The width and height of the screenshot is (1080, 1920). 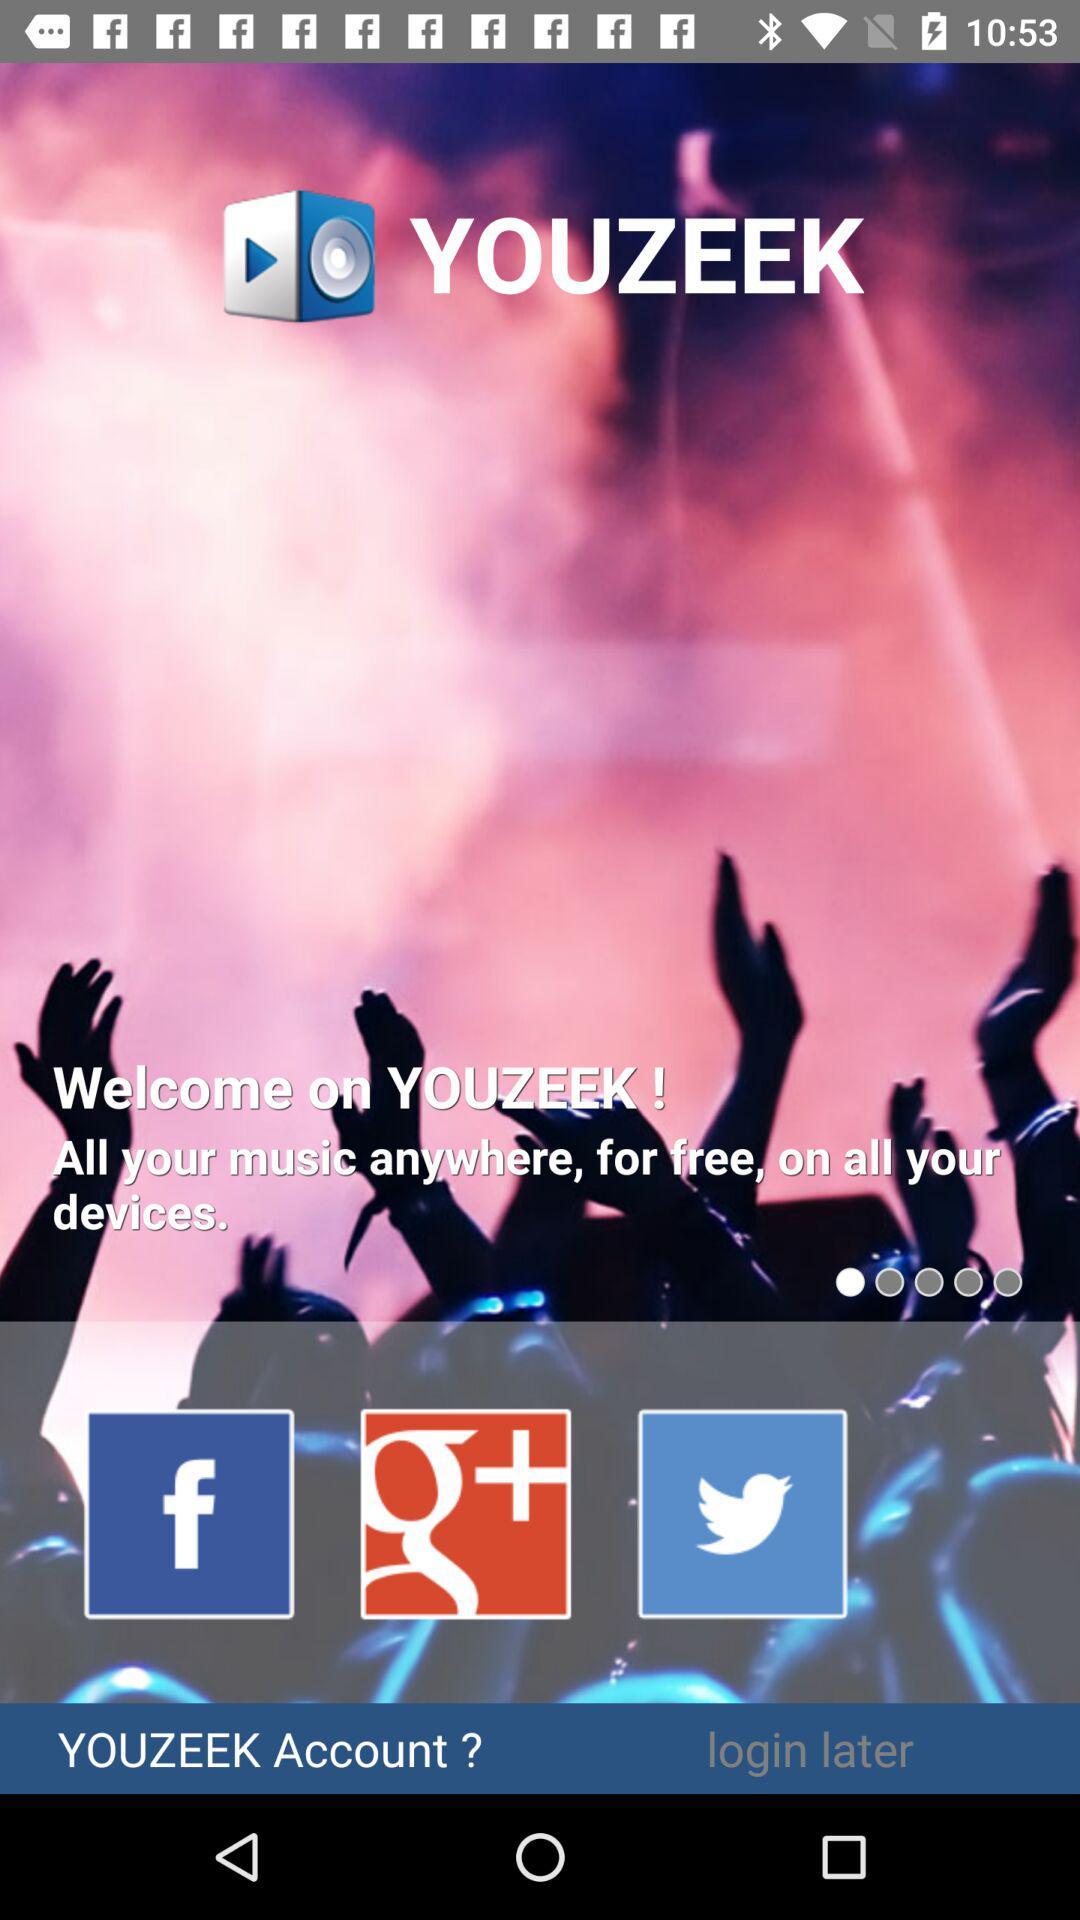 I want to click on facebook link, so click(x=190, y=1512).